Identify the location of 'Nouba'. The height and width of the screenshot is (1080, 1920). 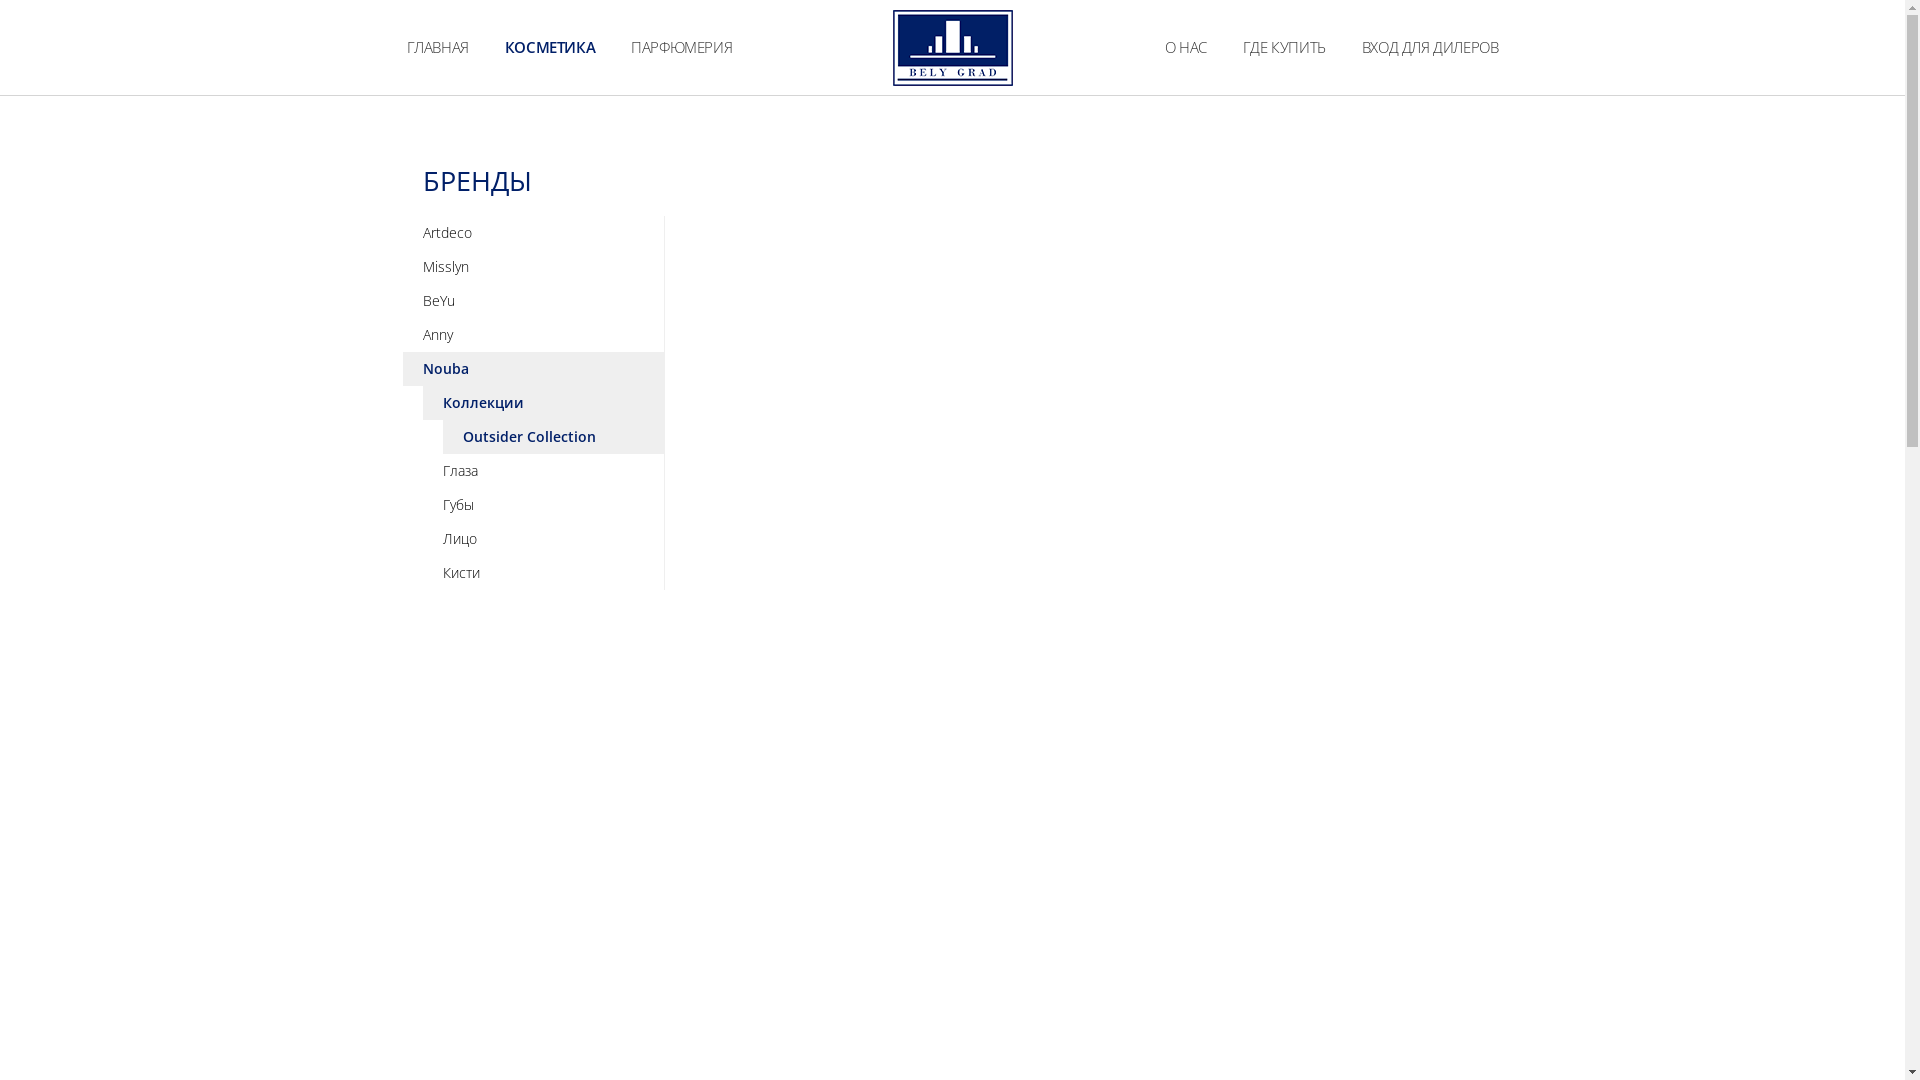
(532, 369).